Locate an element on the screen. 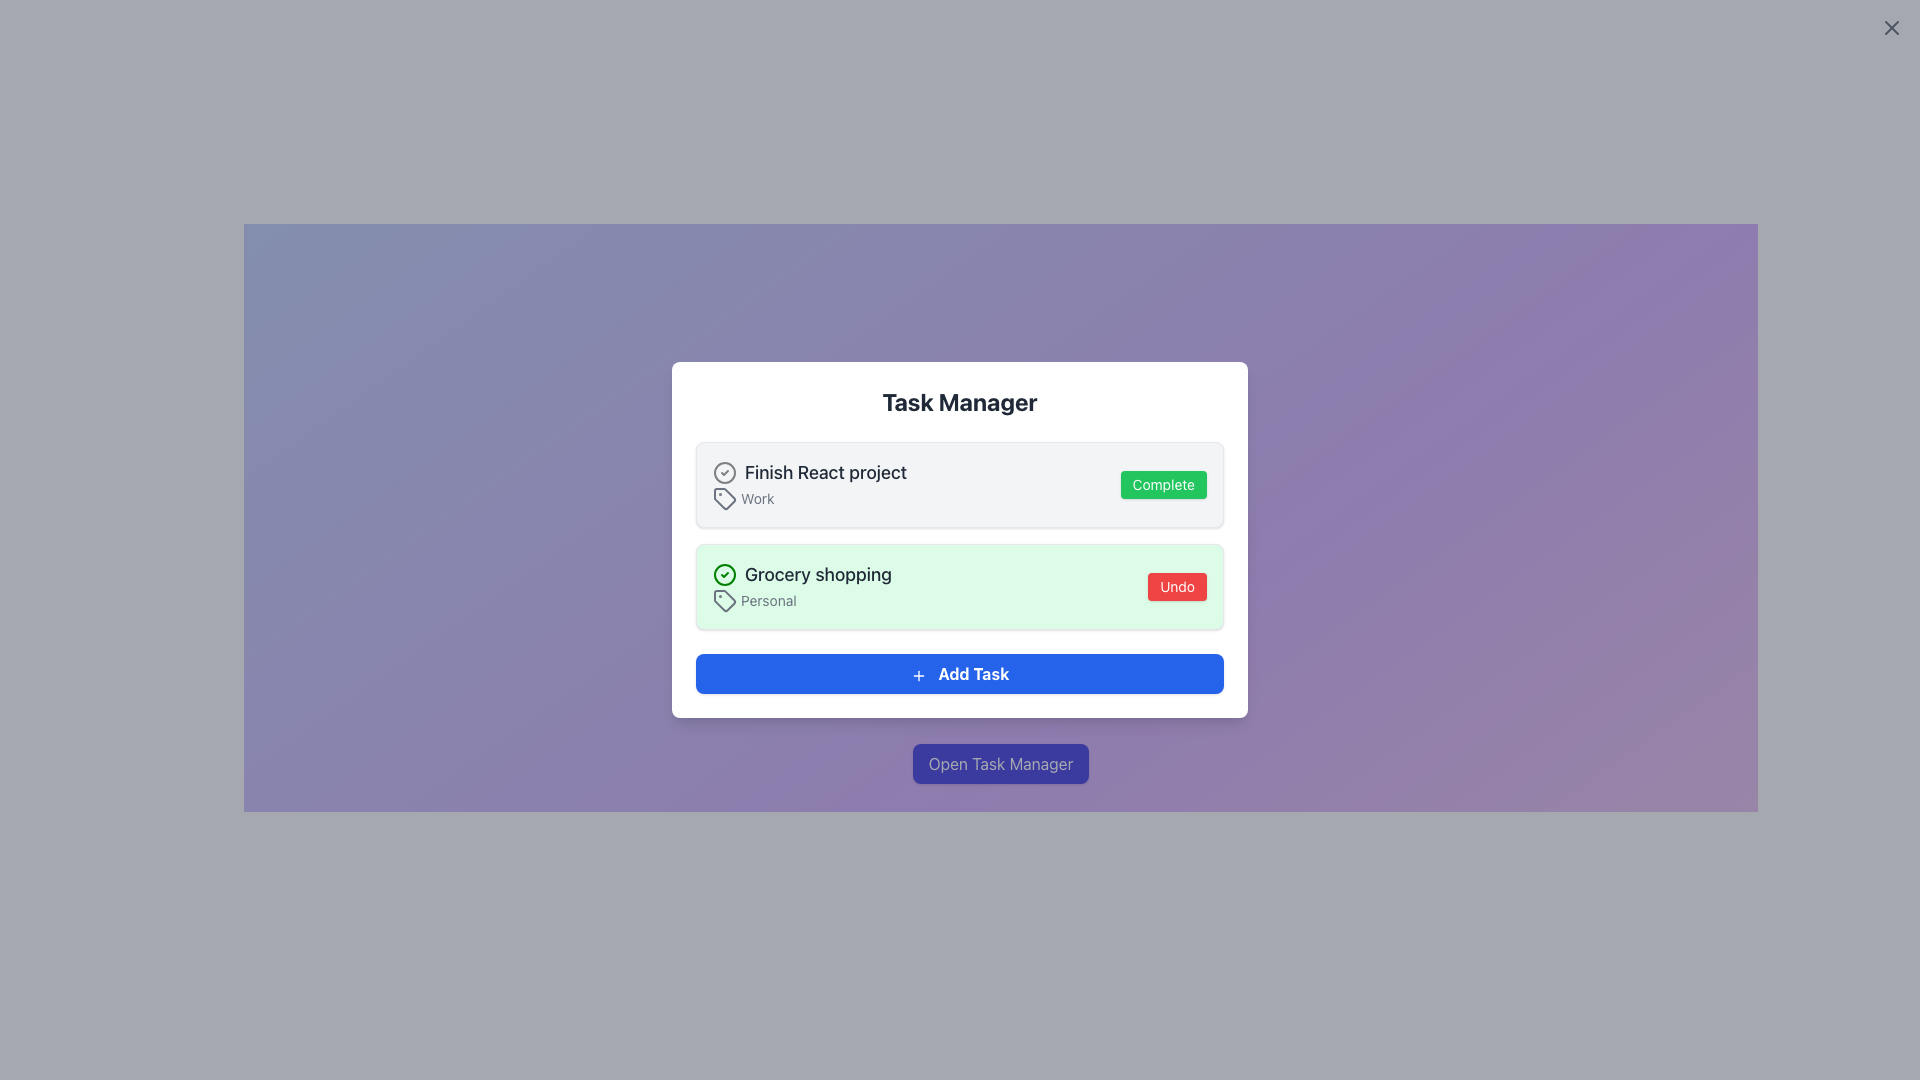 The height and width of the screenshot is (1080, 1920). the interactive button located at the bottom center of the interface is located at coordinates (1001, 763).